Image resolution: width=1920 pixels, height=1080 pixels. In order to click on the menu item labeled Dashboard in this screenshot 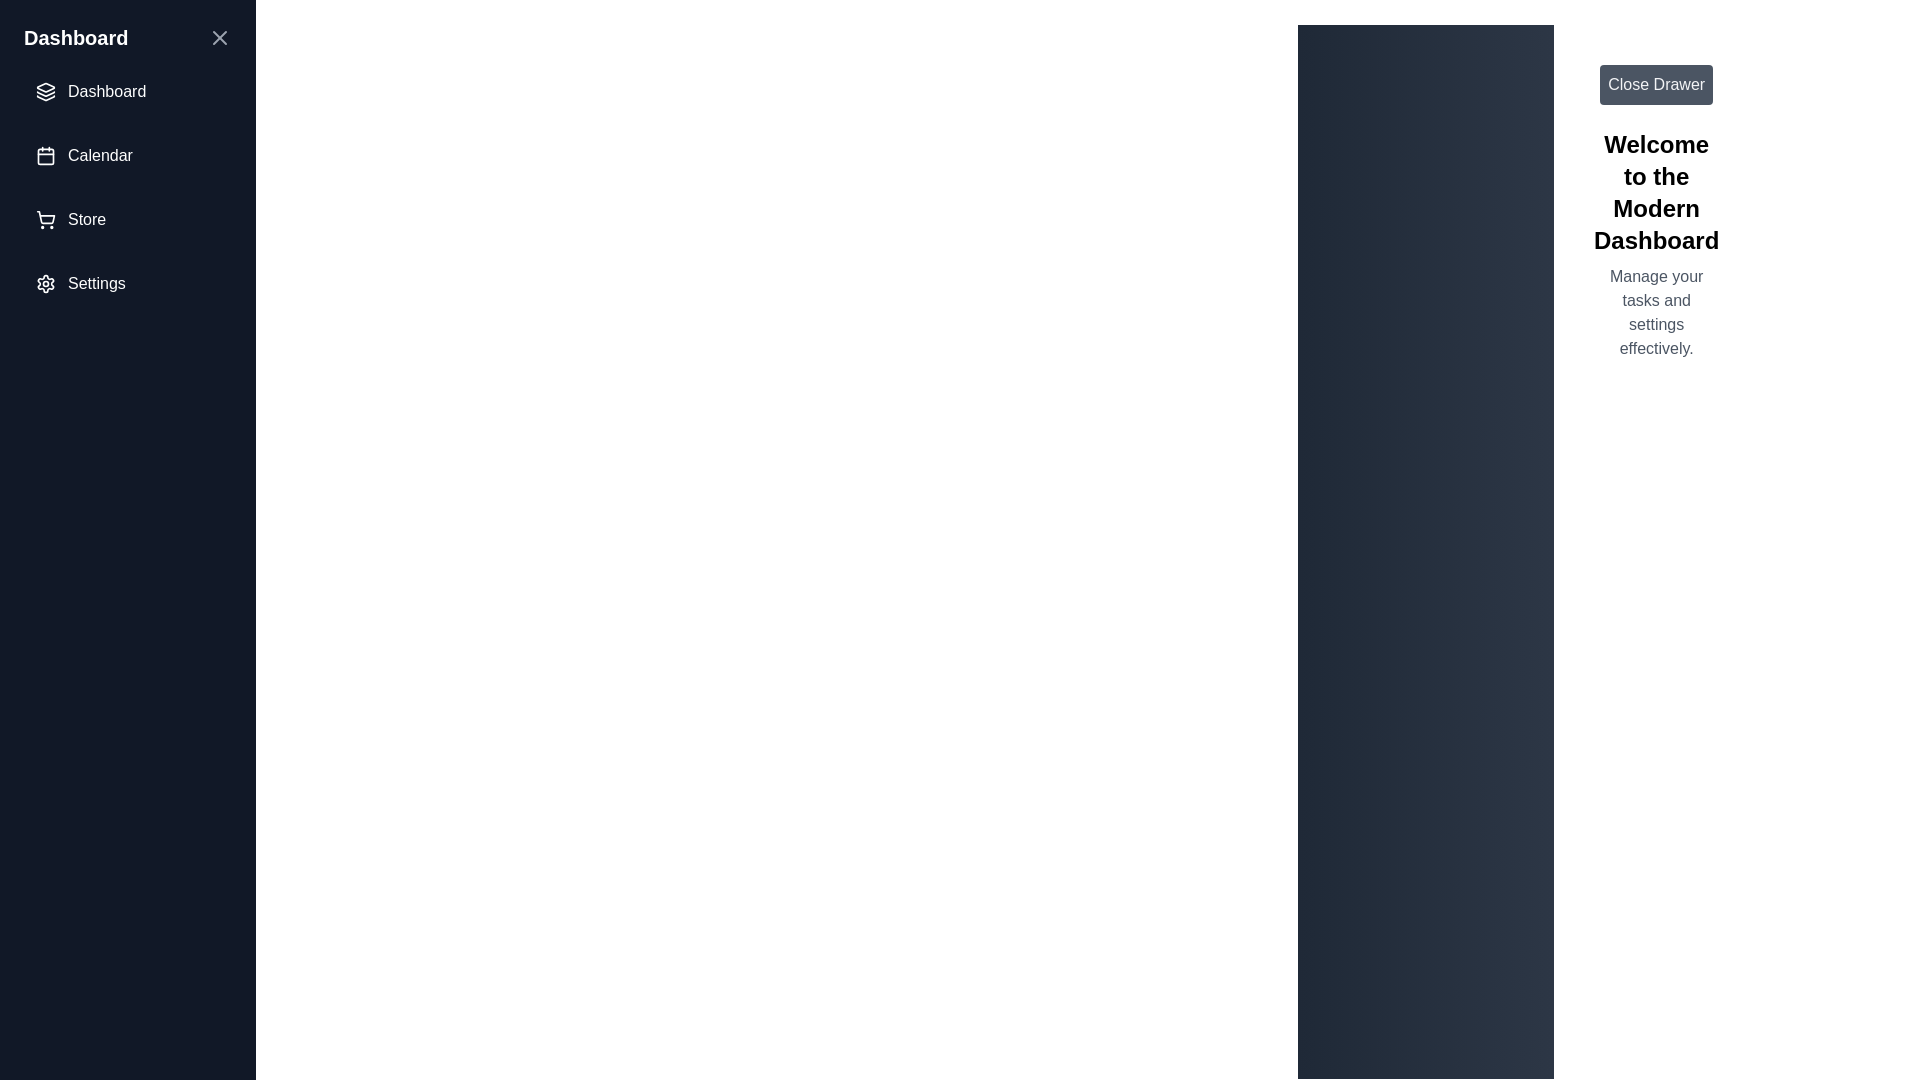, I will do `click(127, 92)`.